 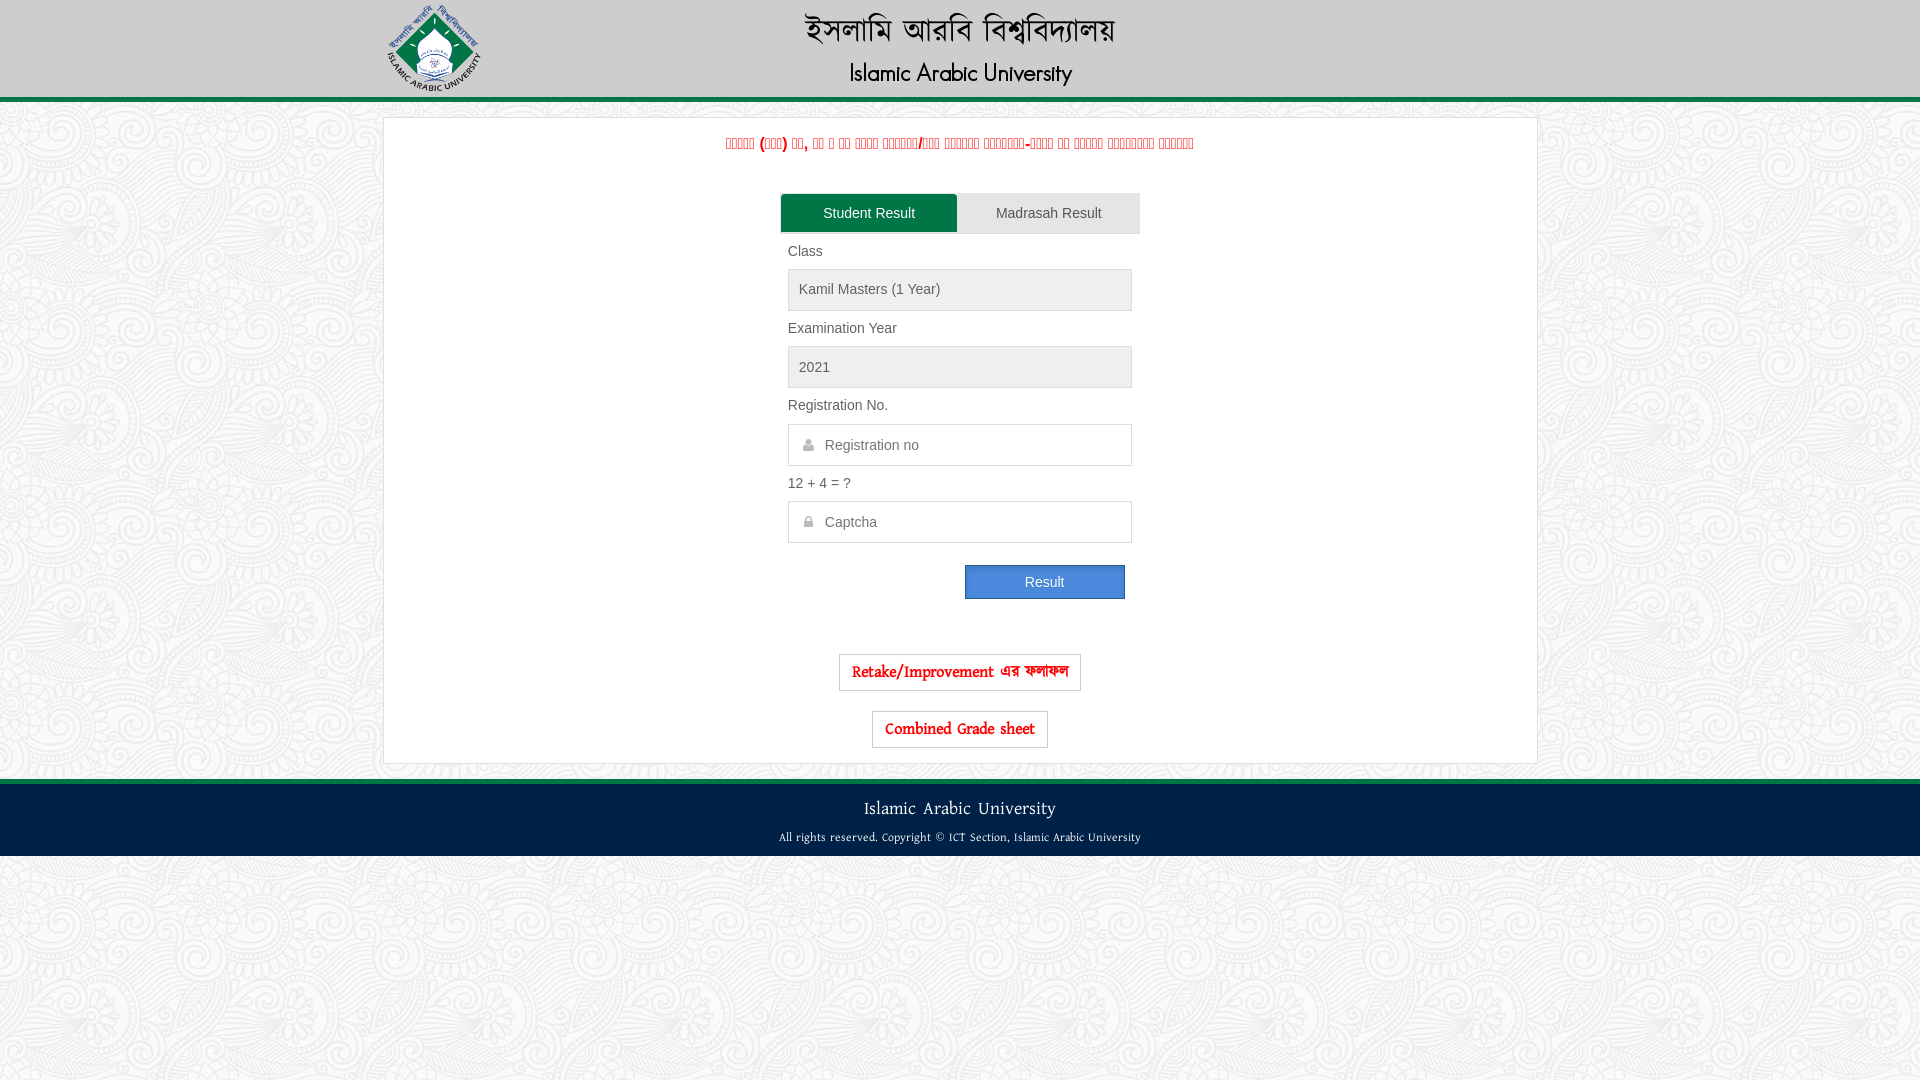 I want to click on 'Result', so click(x=1044, y=582).